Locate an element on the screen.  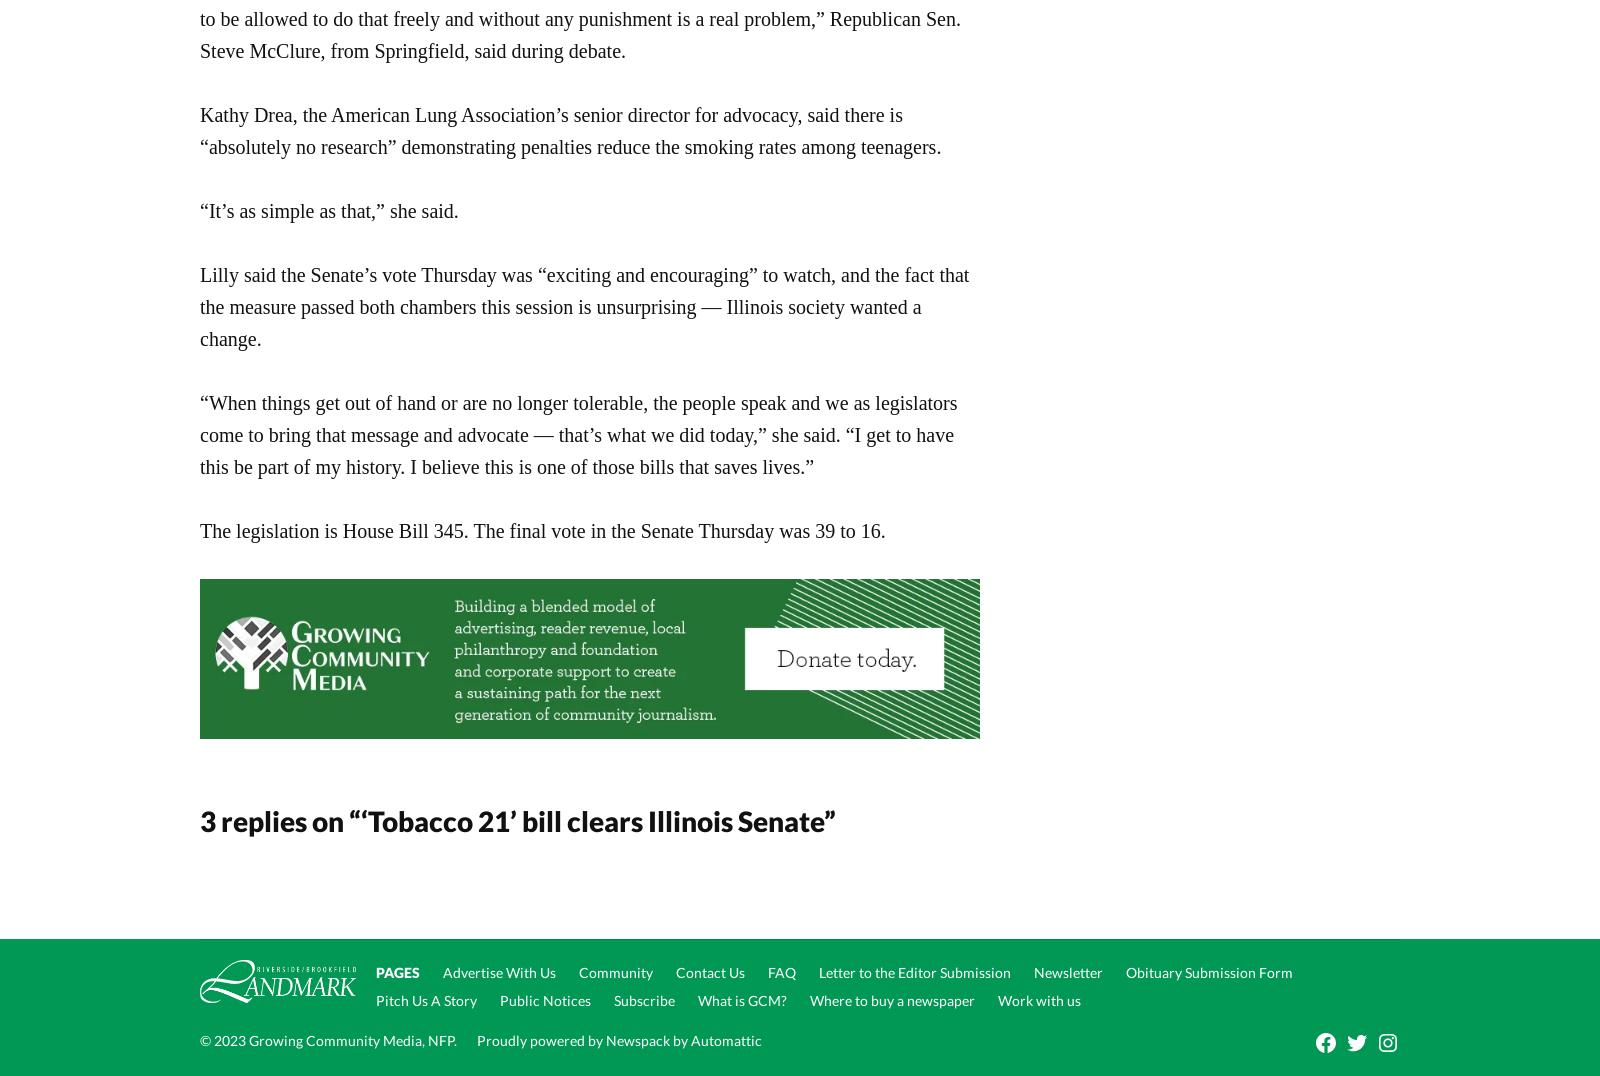
'Proudly powered by Newspack by Automattic' is located at coordinates (619, 1039).